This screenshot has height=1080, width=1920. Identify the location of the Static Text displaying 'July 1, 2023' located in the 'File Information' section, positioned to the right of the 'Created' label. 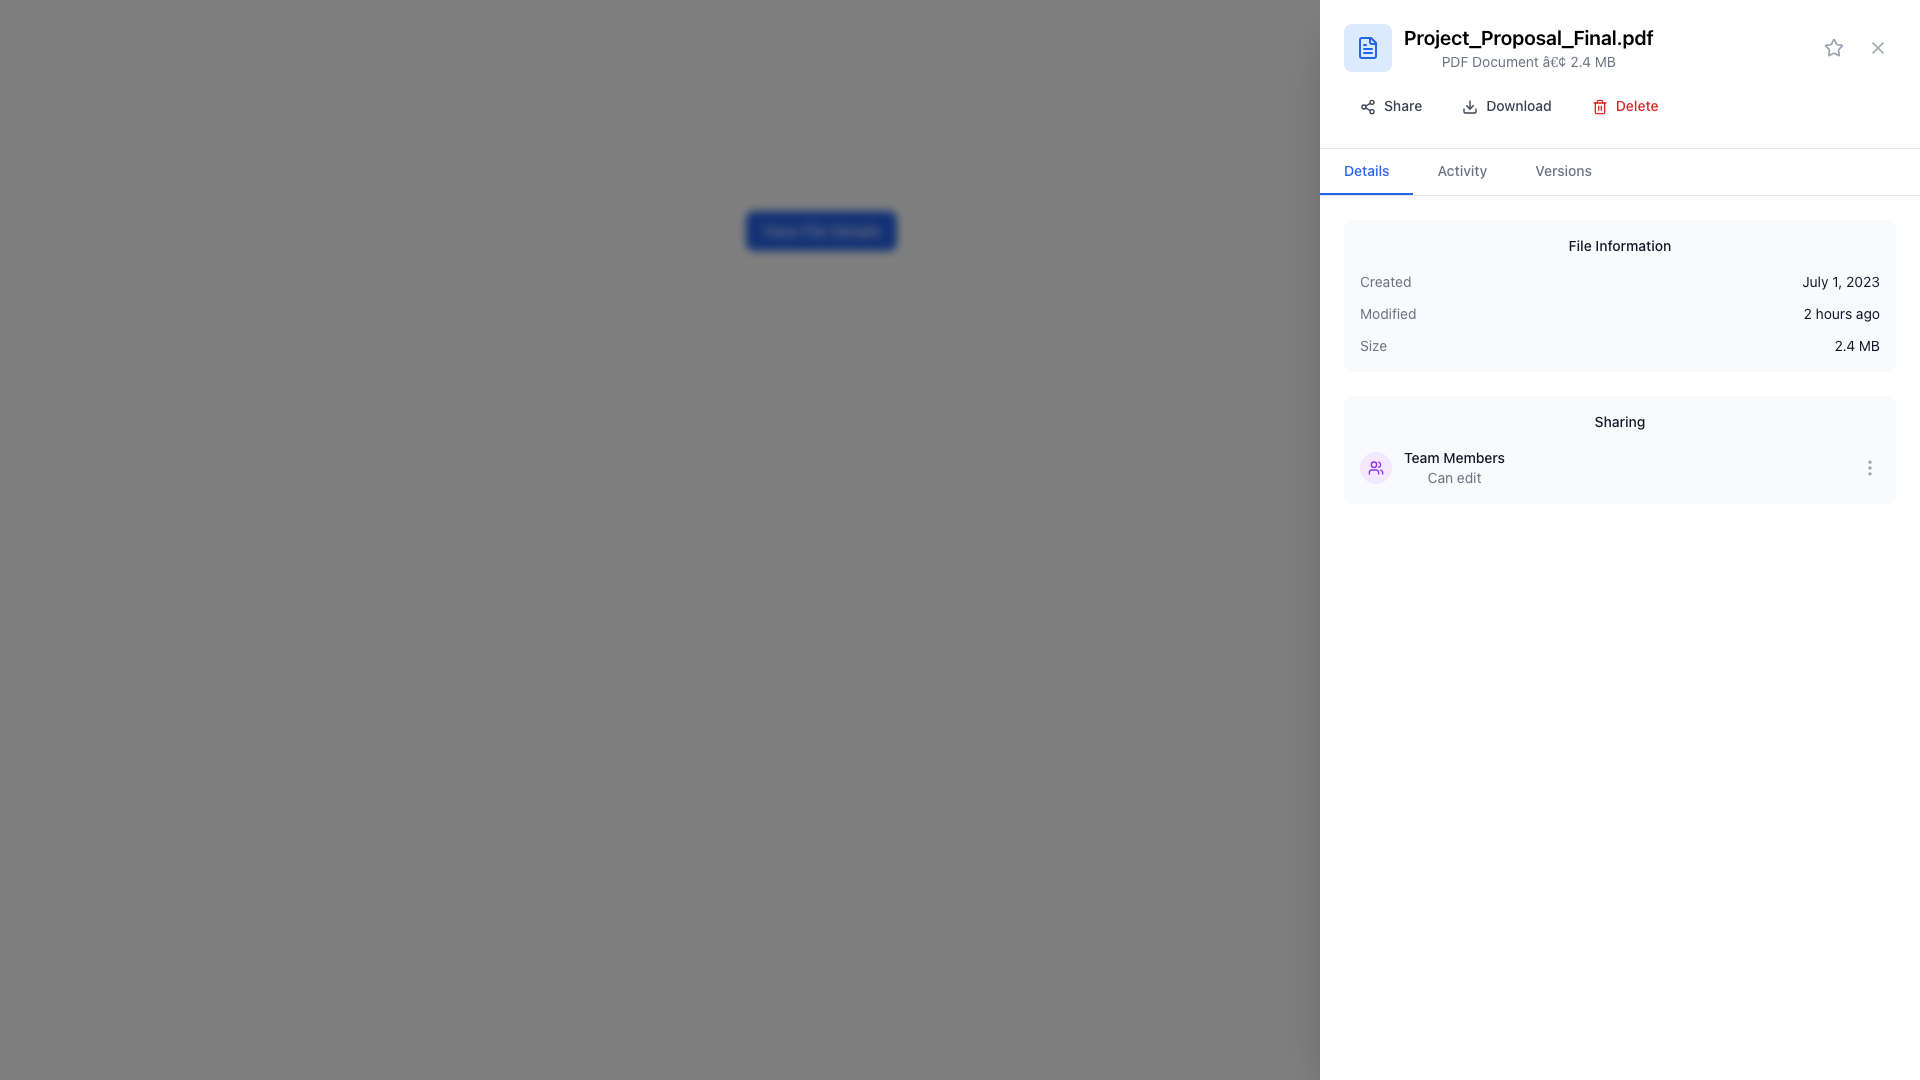
(1840, 281).